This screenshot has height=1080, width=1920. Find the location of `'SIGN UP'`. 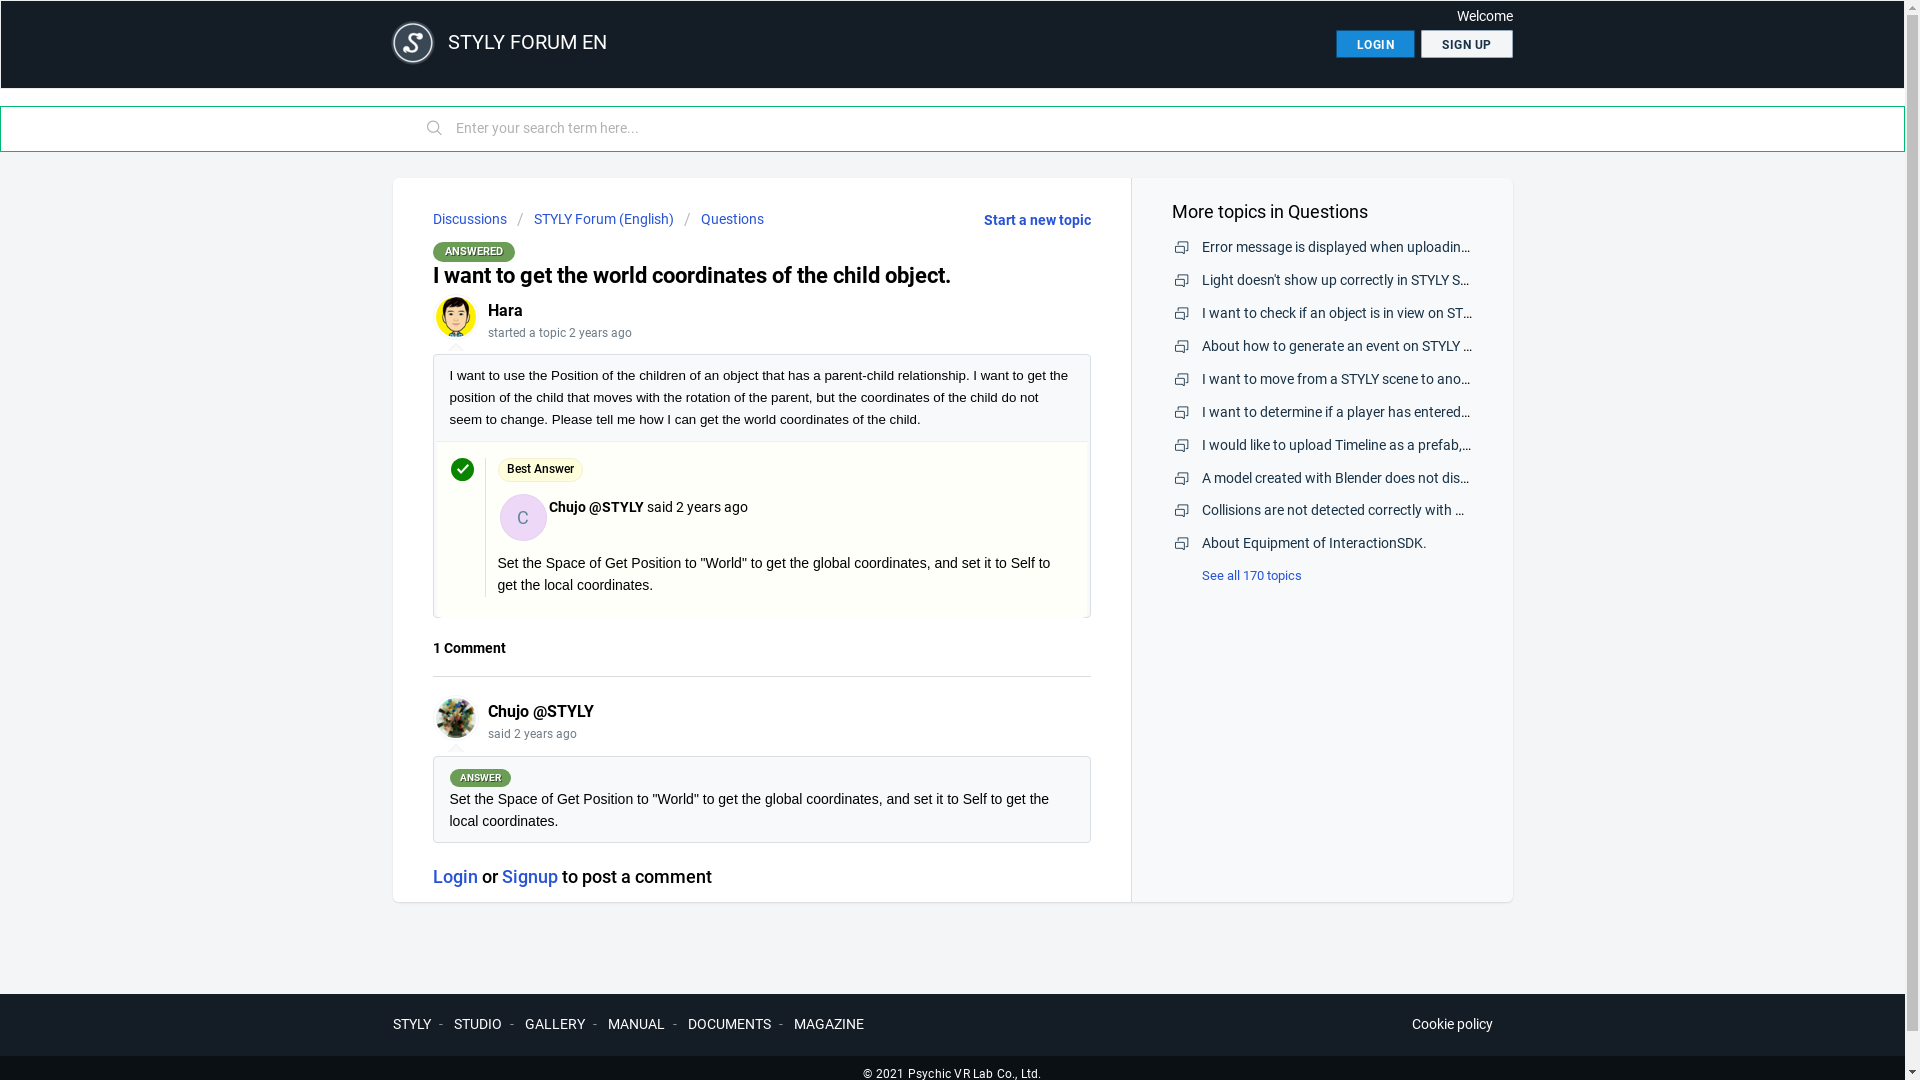

'SIGN UP' is located at coordinates (1467, 43).